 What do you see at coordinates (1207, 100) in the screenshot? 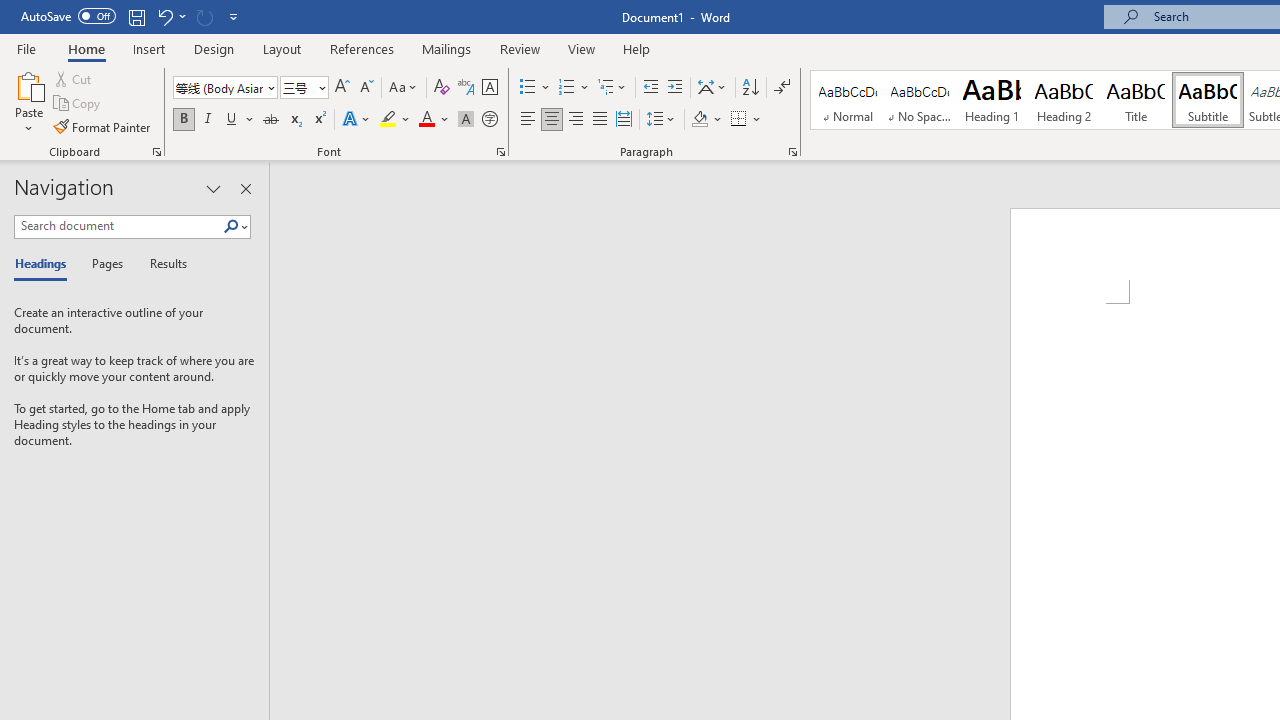
I see `'Subtitle'` at bounding box center [1207, 100].